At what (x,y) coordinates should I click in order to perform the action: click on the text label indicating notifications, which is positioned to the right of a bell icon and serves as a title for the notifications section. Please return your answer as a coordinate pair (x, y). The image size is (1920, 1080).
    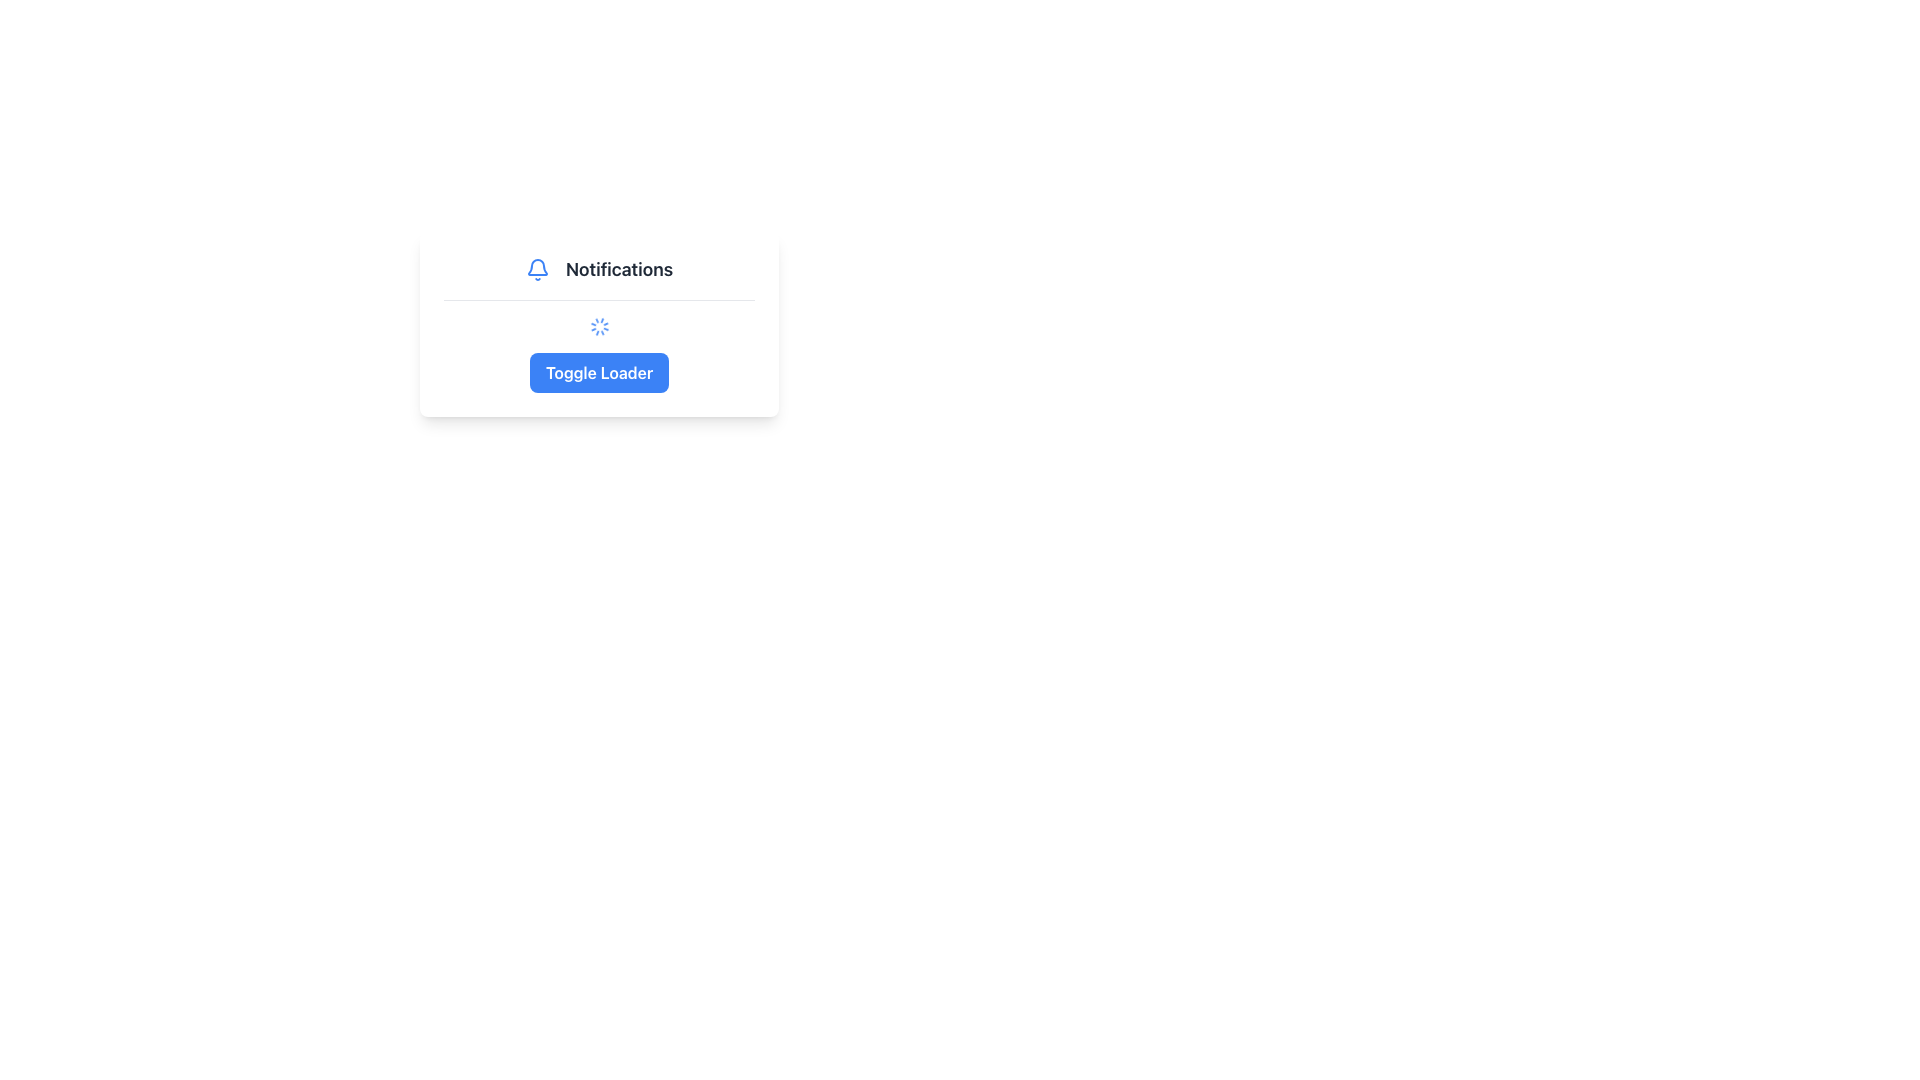
    Looking at the image, I should click on (618, 270).